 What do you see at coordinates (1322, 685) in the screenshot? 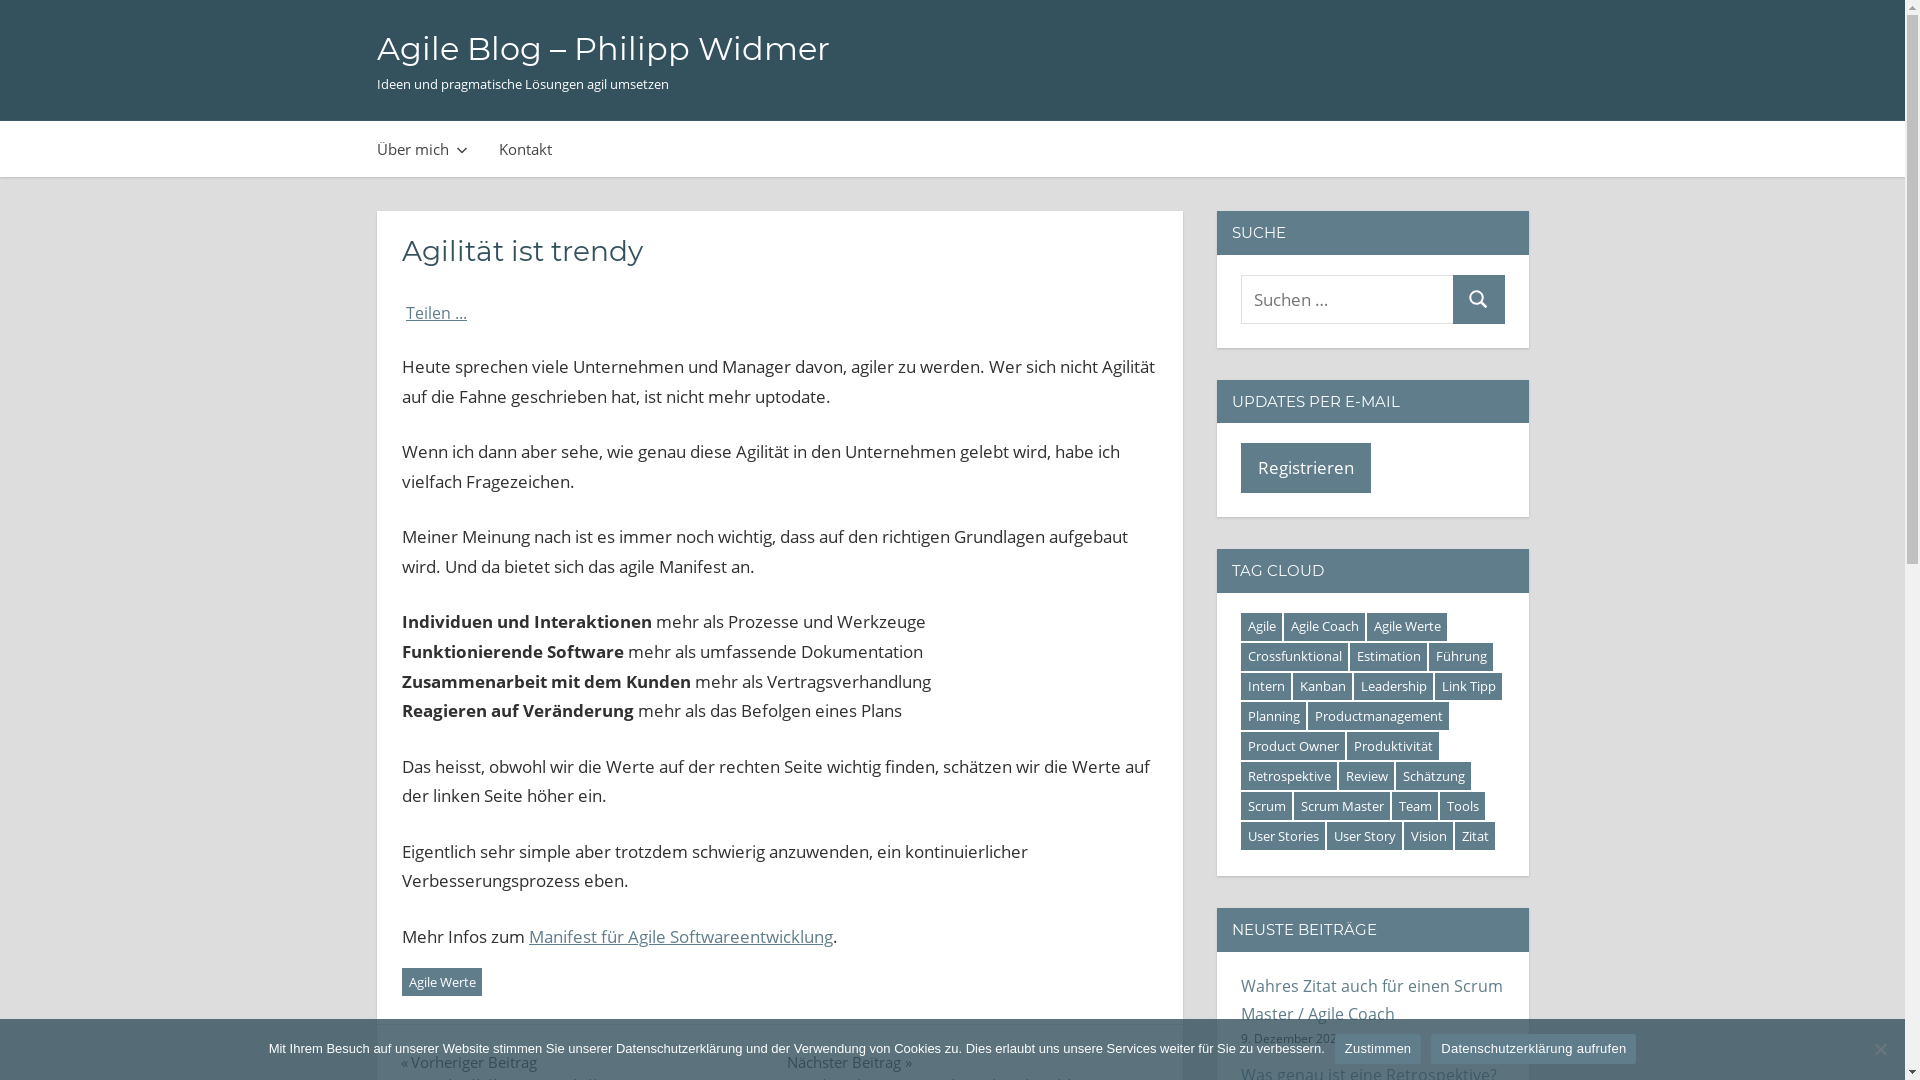
I see `'Kanban'` at bounding box center [1322, 685].